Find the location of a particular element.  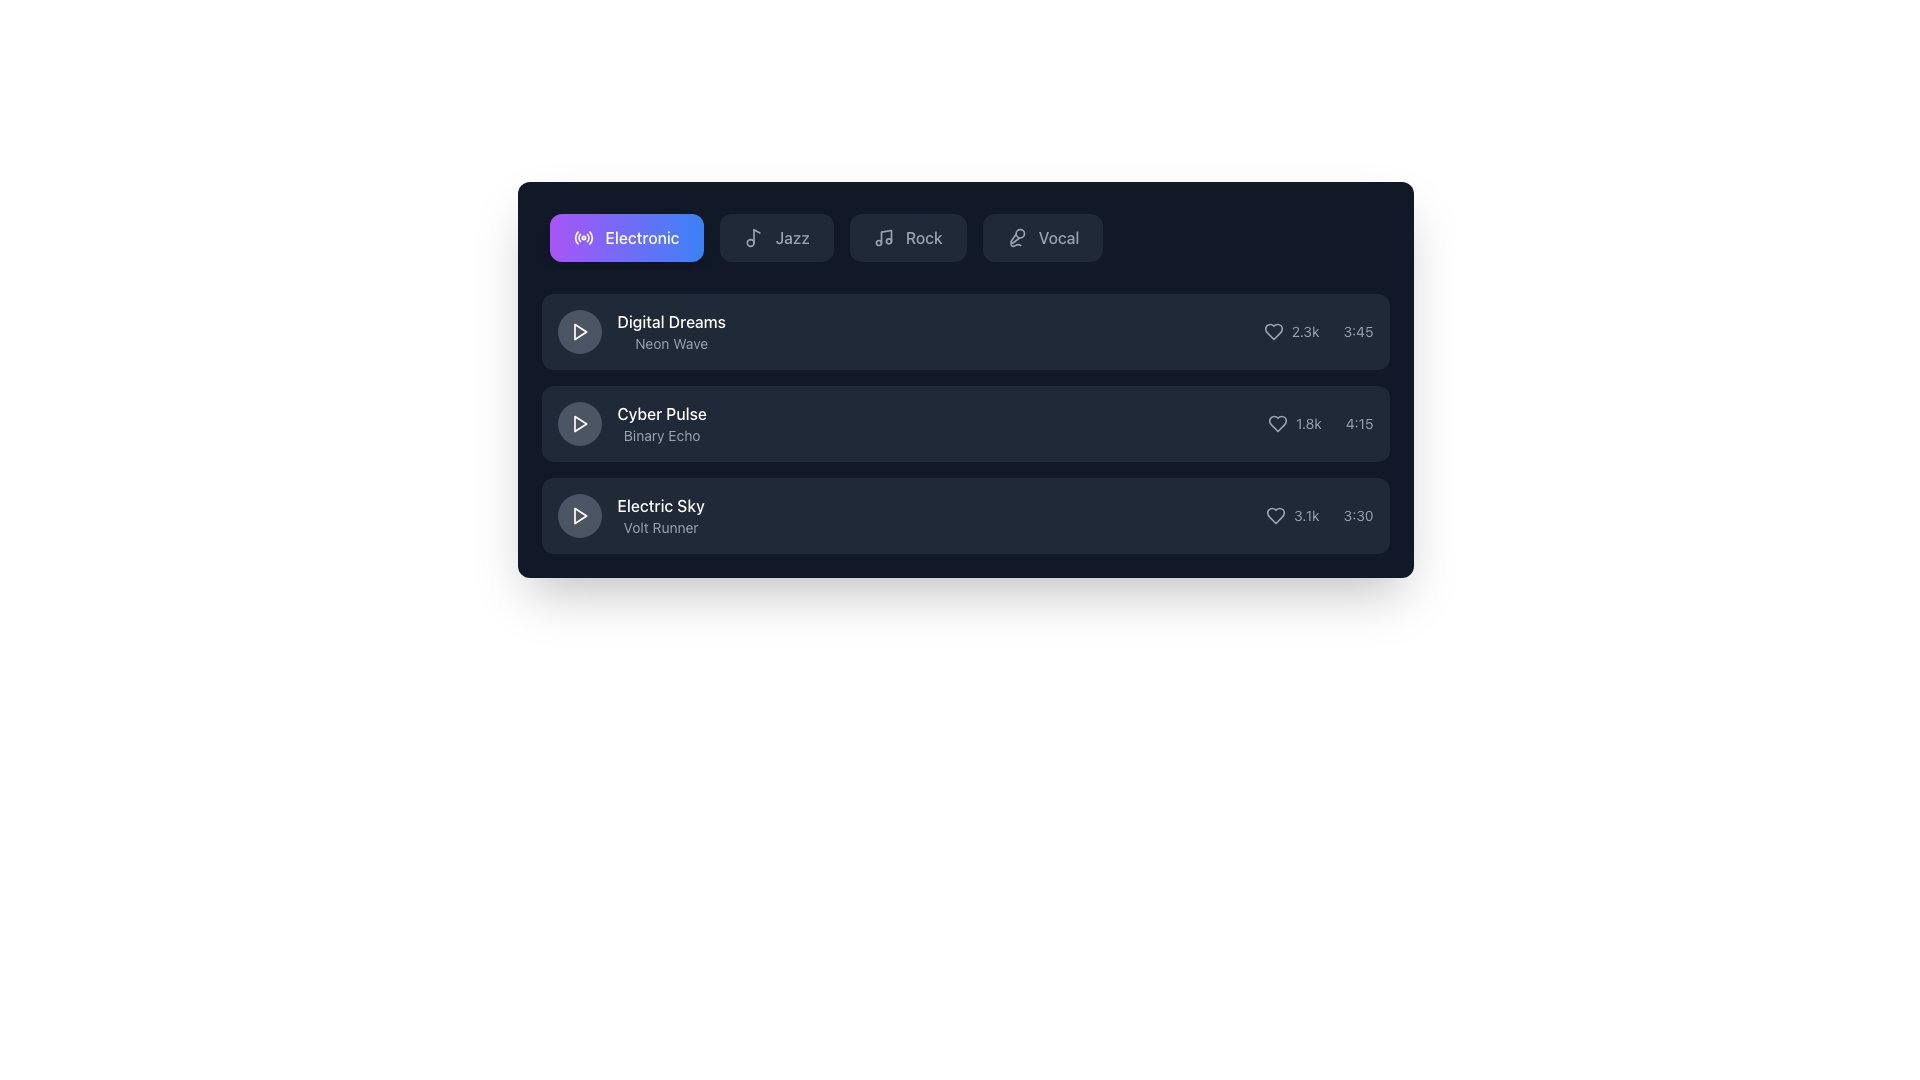

the selectable list item labeled 'Cyber Pulse' with subtitle 'Binary Echo' is located at coordinates (965, 423).